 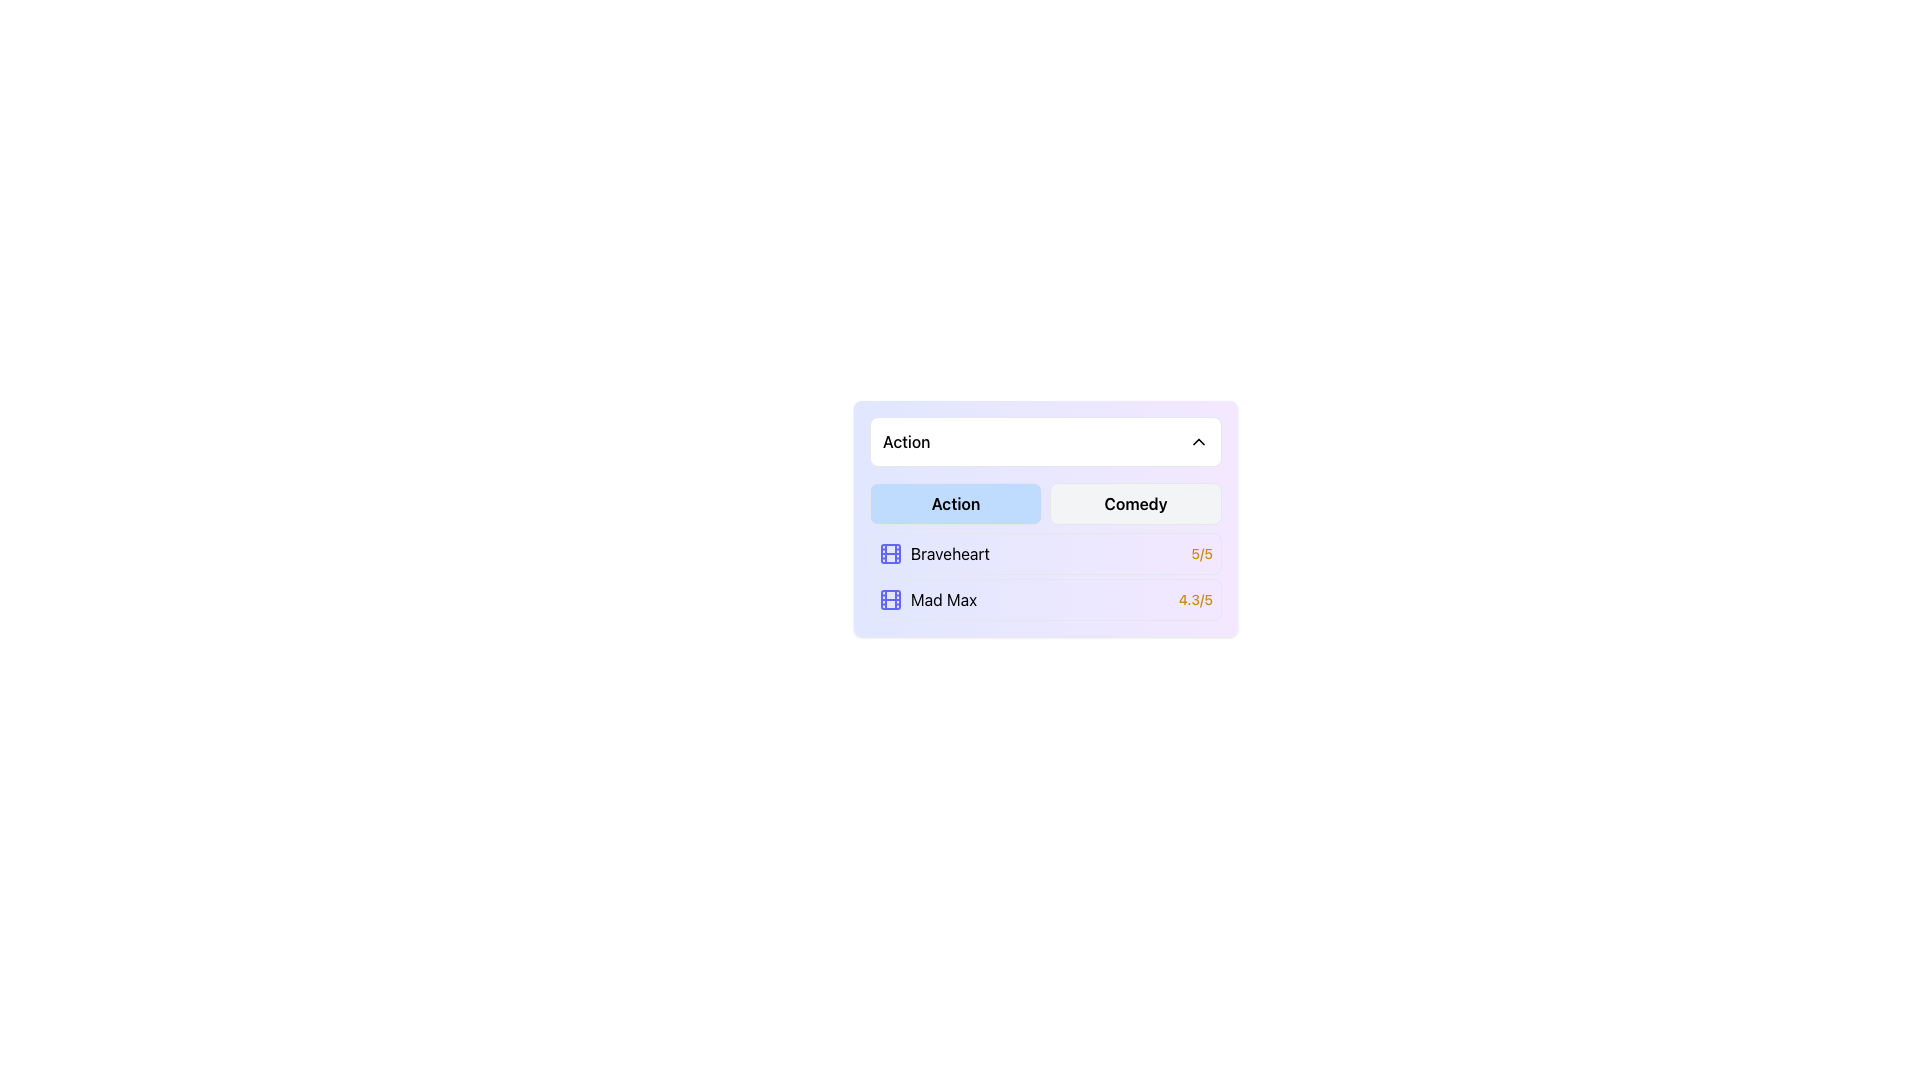 What do you see at coordinates (890, 599) in the screenshot?
I see `the SVG rectangle element that is part of the icon next to the 'Mad Max' text, located on the second row of the list below the 'Action' and 'Comedy' tabs` at bounding box center [890, 599].